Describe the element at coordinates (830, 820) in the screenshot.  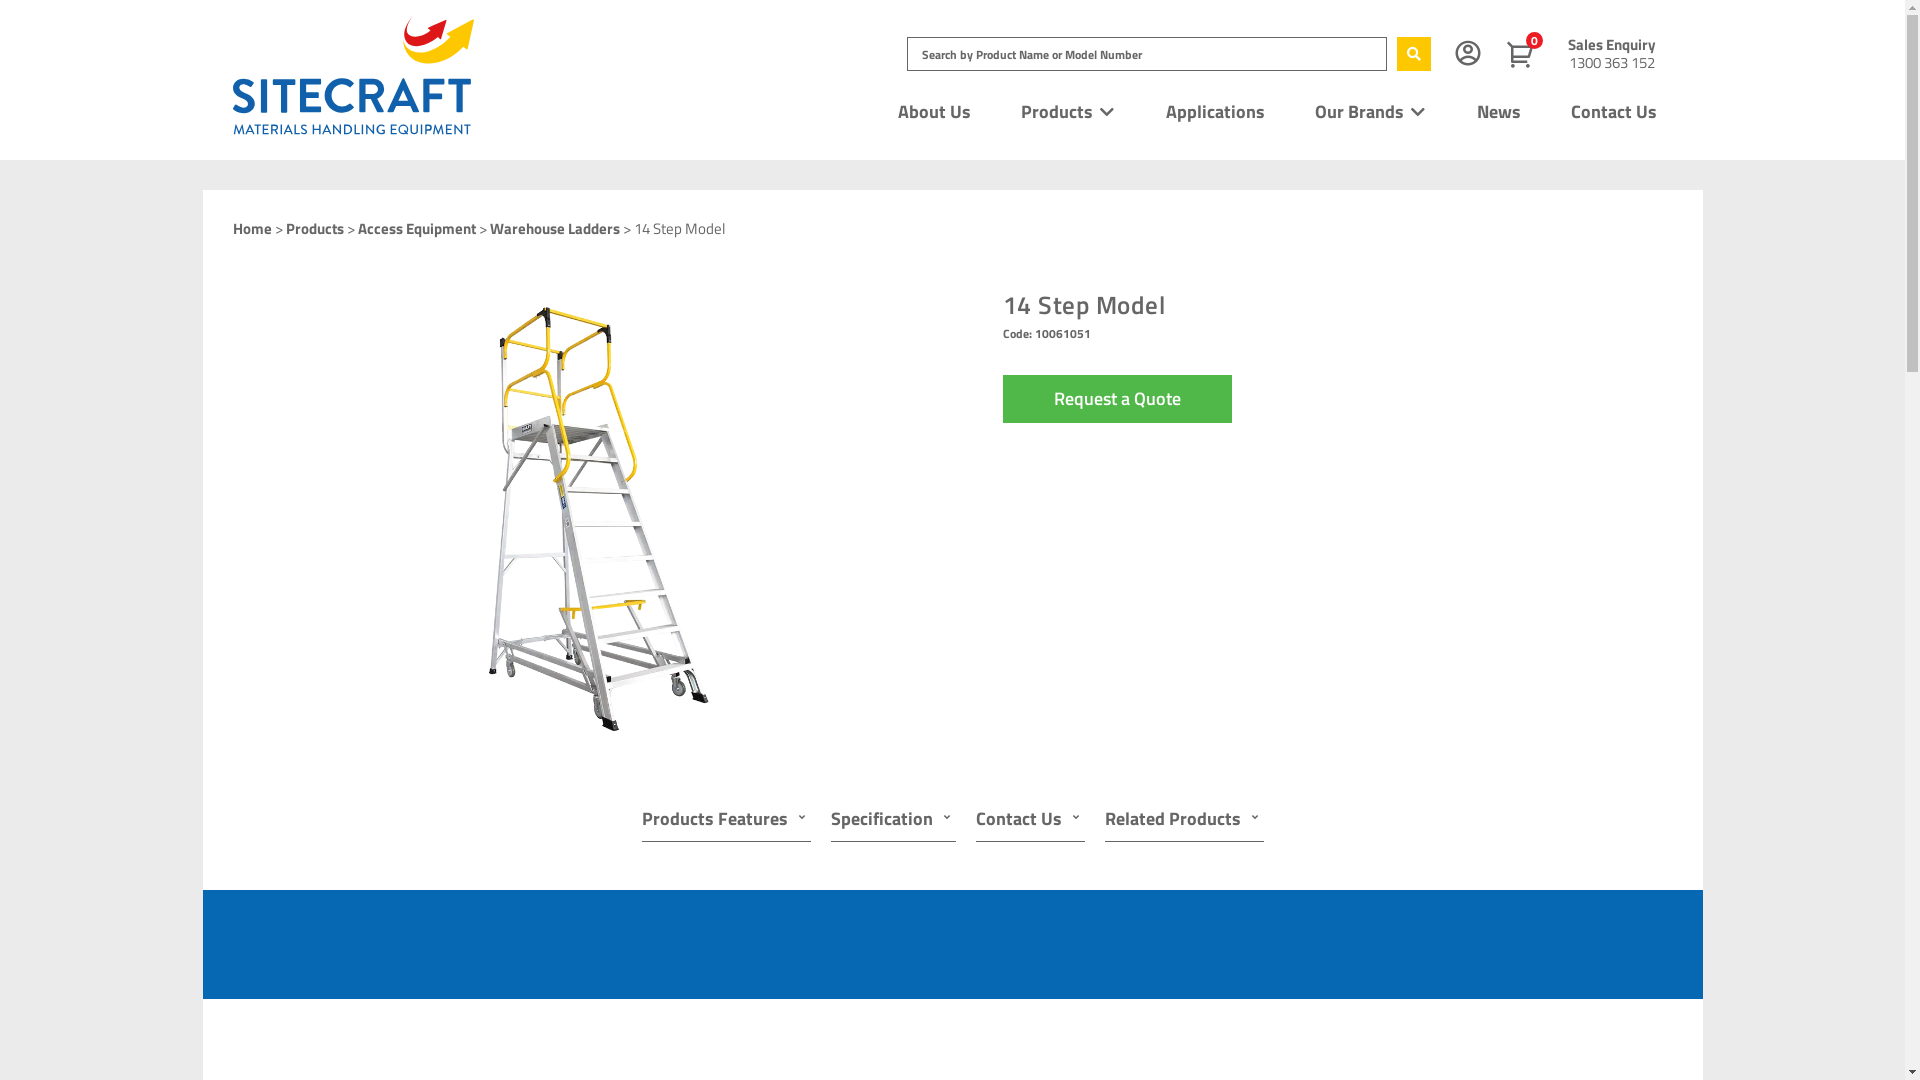
I see `'Specification'` at that location.